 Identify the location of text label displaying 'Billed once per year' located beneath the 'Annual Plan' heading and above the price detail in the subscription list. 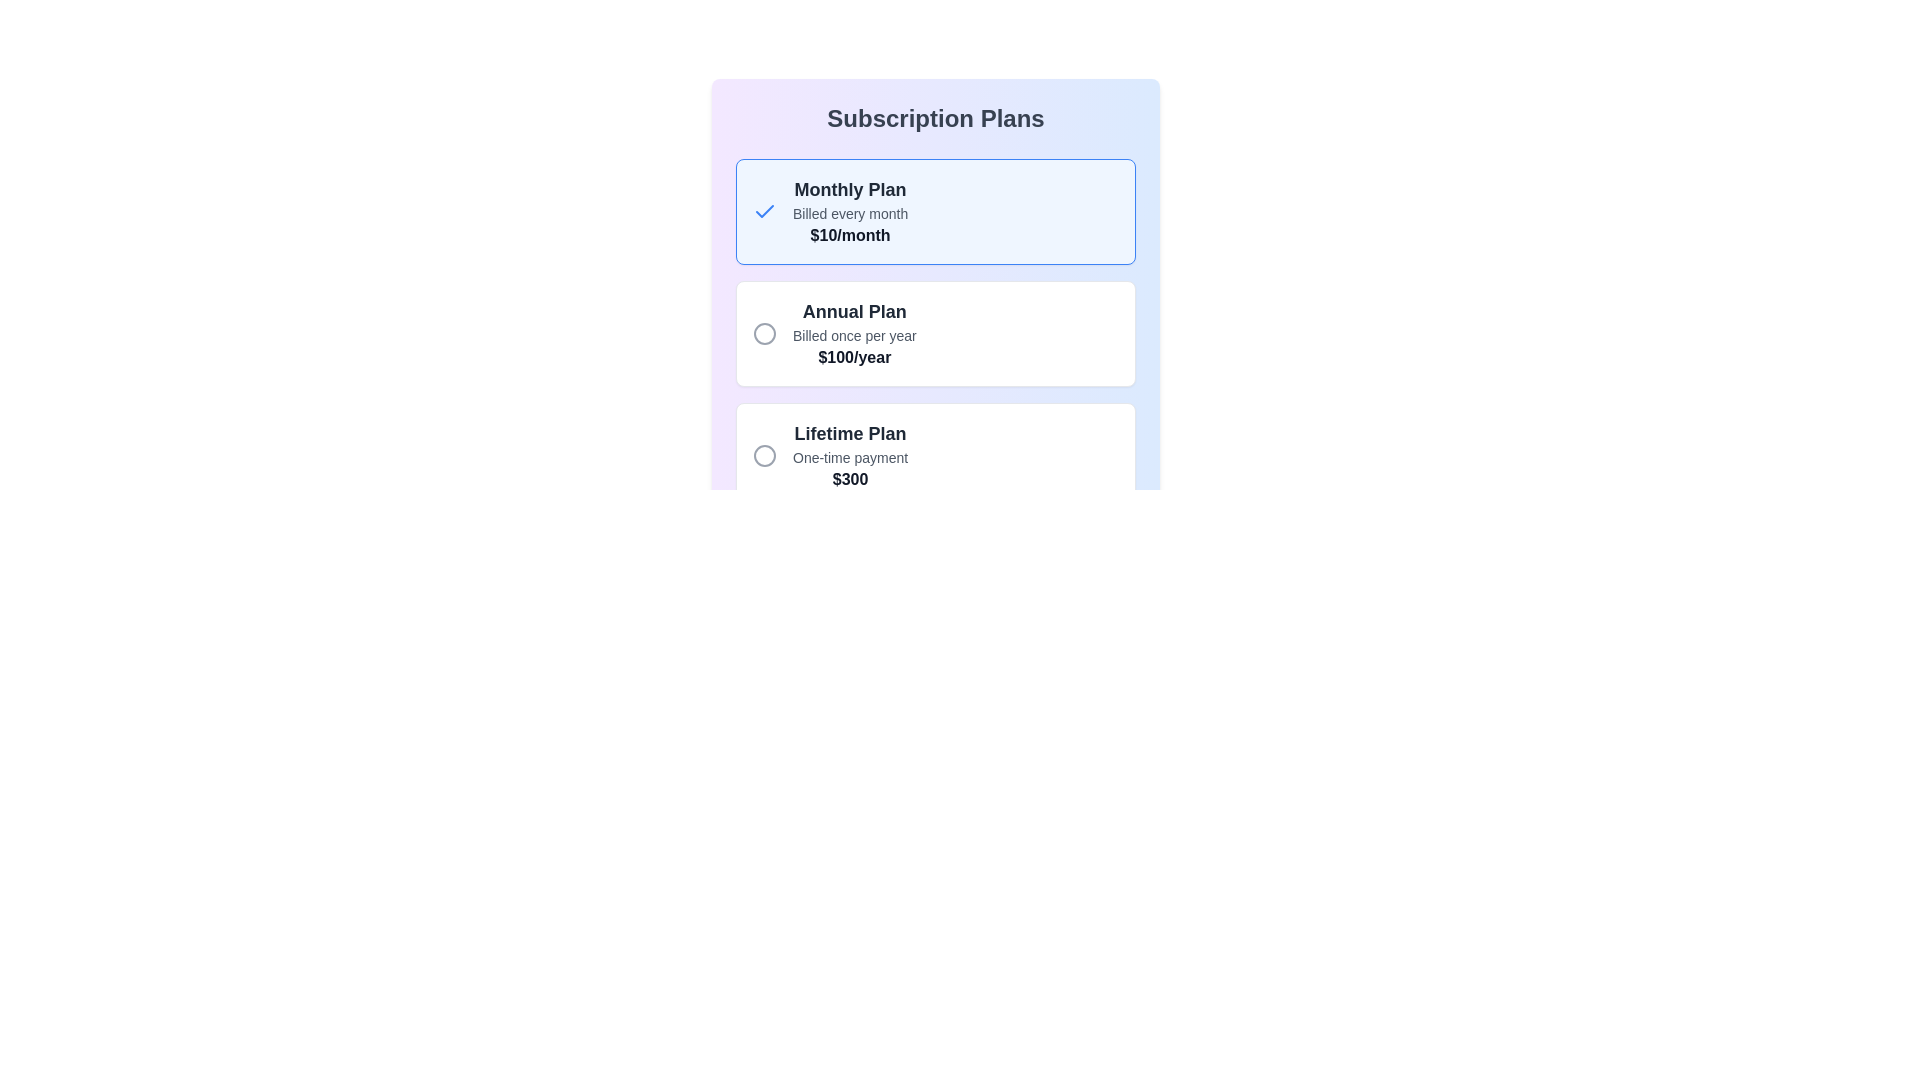
(854, 334).